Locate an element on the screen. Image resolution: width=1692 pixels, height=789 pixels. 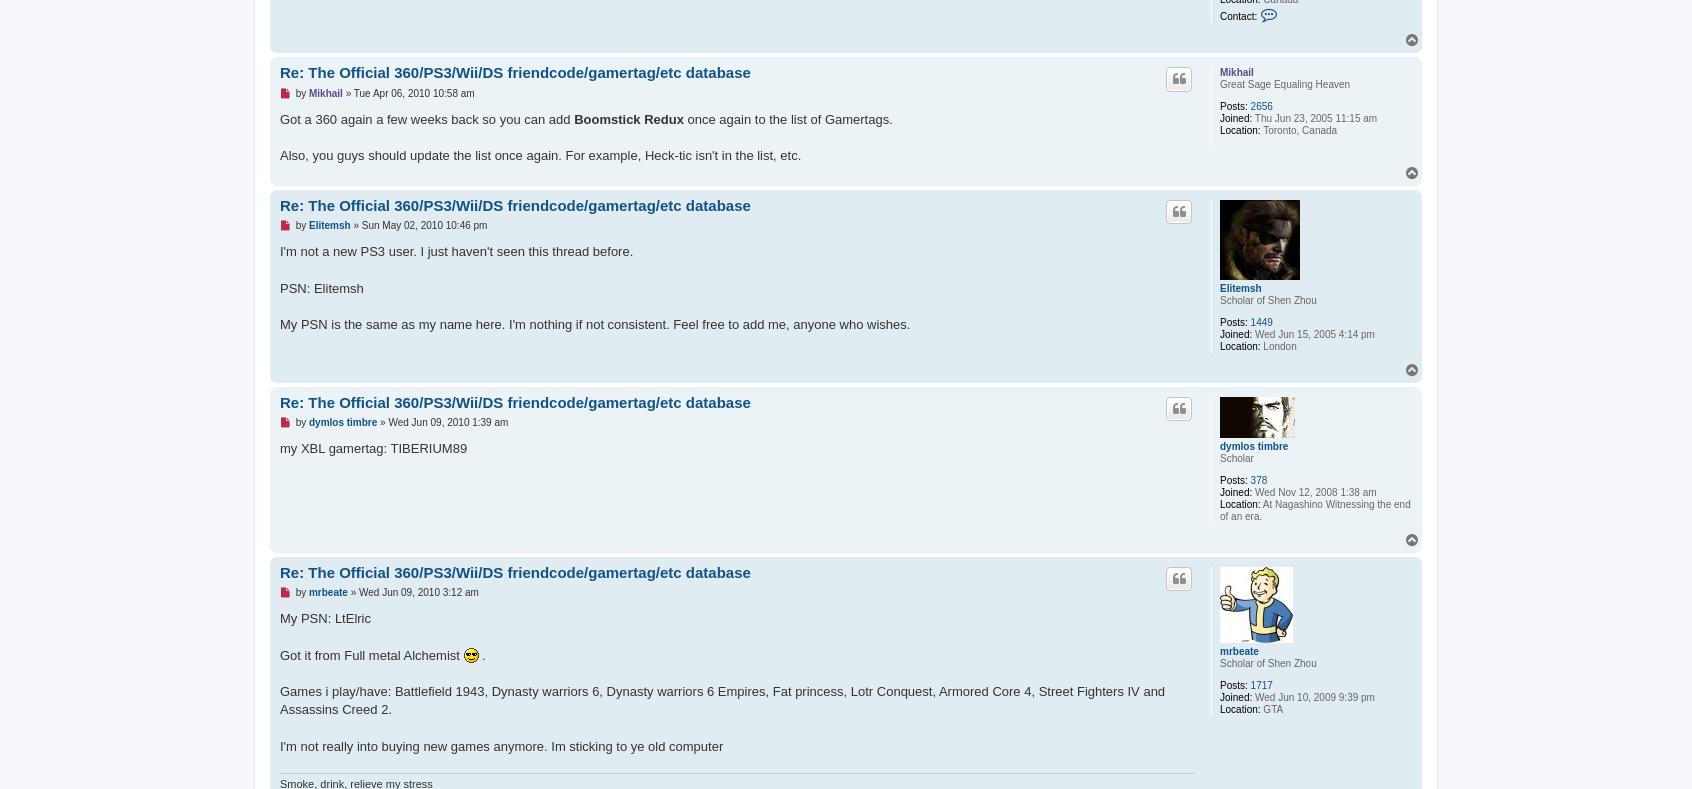
'I'm not a new PS3 user. I just haven't seen this thread before.' is located at coordinates (455, 251).